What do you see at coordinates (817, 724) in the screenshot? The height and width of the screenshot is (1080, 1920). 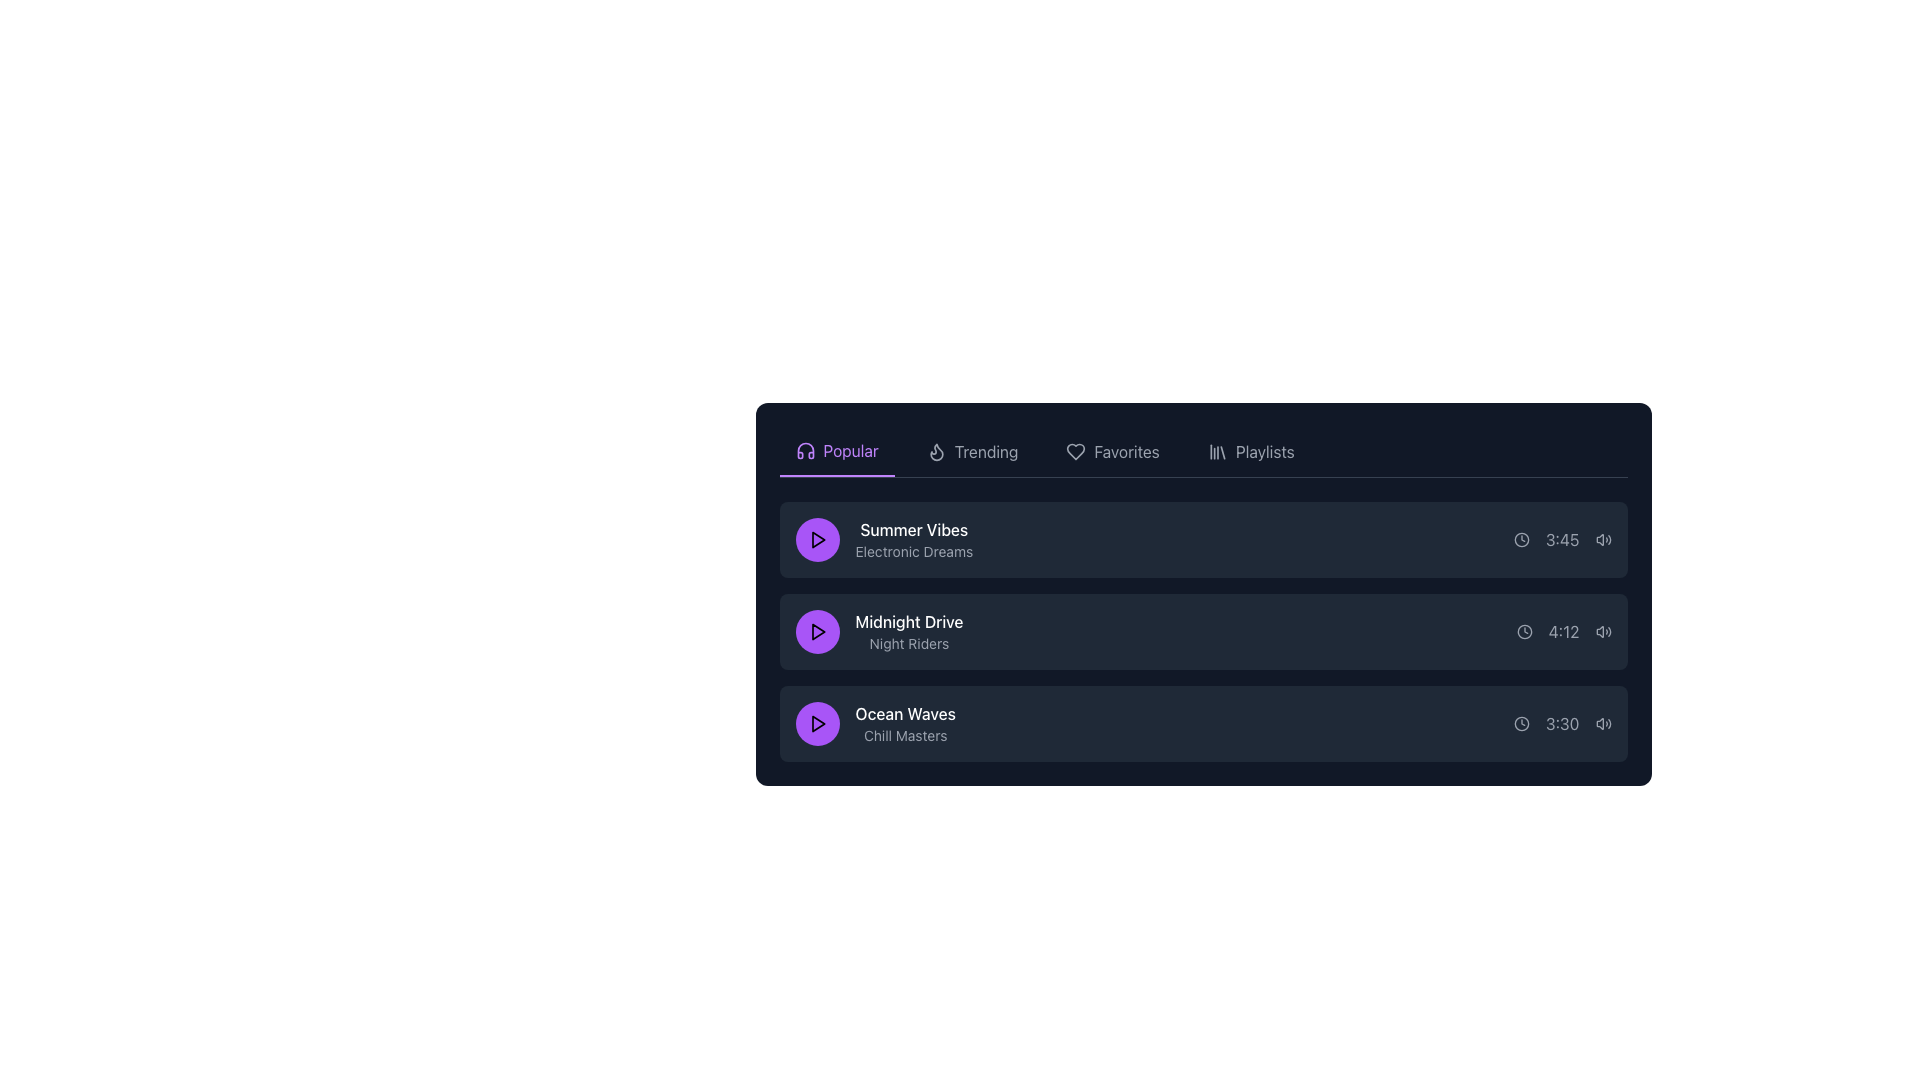 I see `the playback Button located on the left of the 'Ocean Waves' and 'Chill Masters' text elements in the third row of the 'Popular' tab interface` at bounding box center [817, 724].